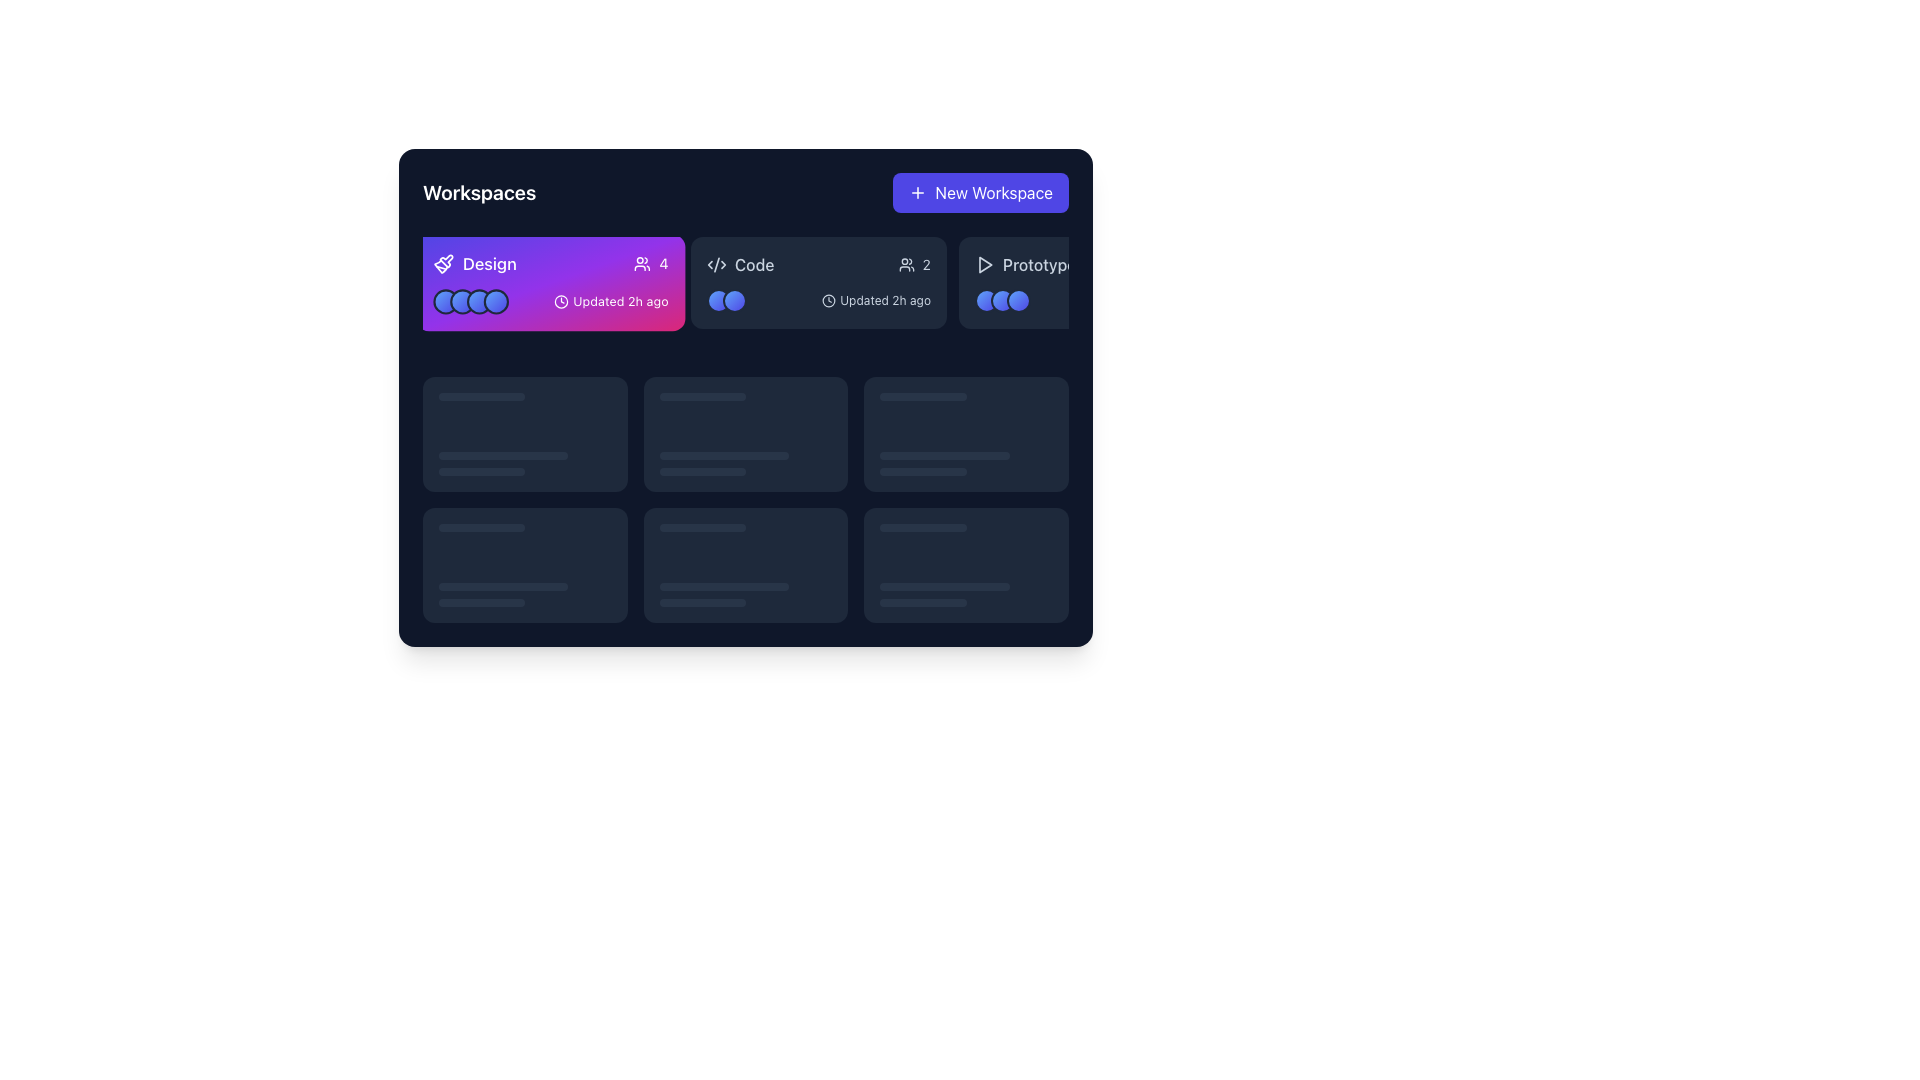 This screenshot has height=1080, width=1920. Describe the element at coordinates (525, 594) in the screenshot. I see `the loading indicator component, which is a placeholder for content and located in the bottom-right quadrant of the interface` at that location.